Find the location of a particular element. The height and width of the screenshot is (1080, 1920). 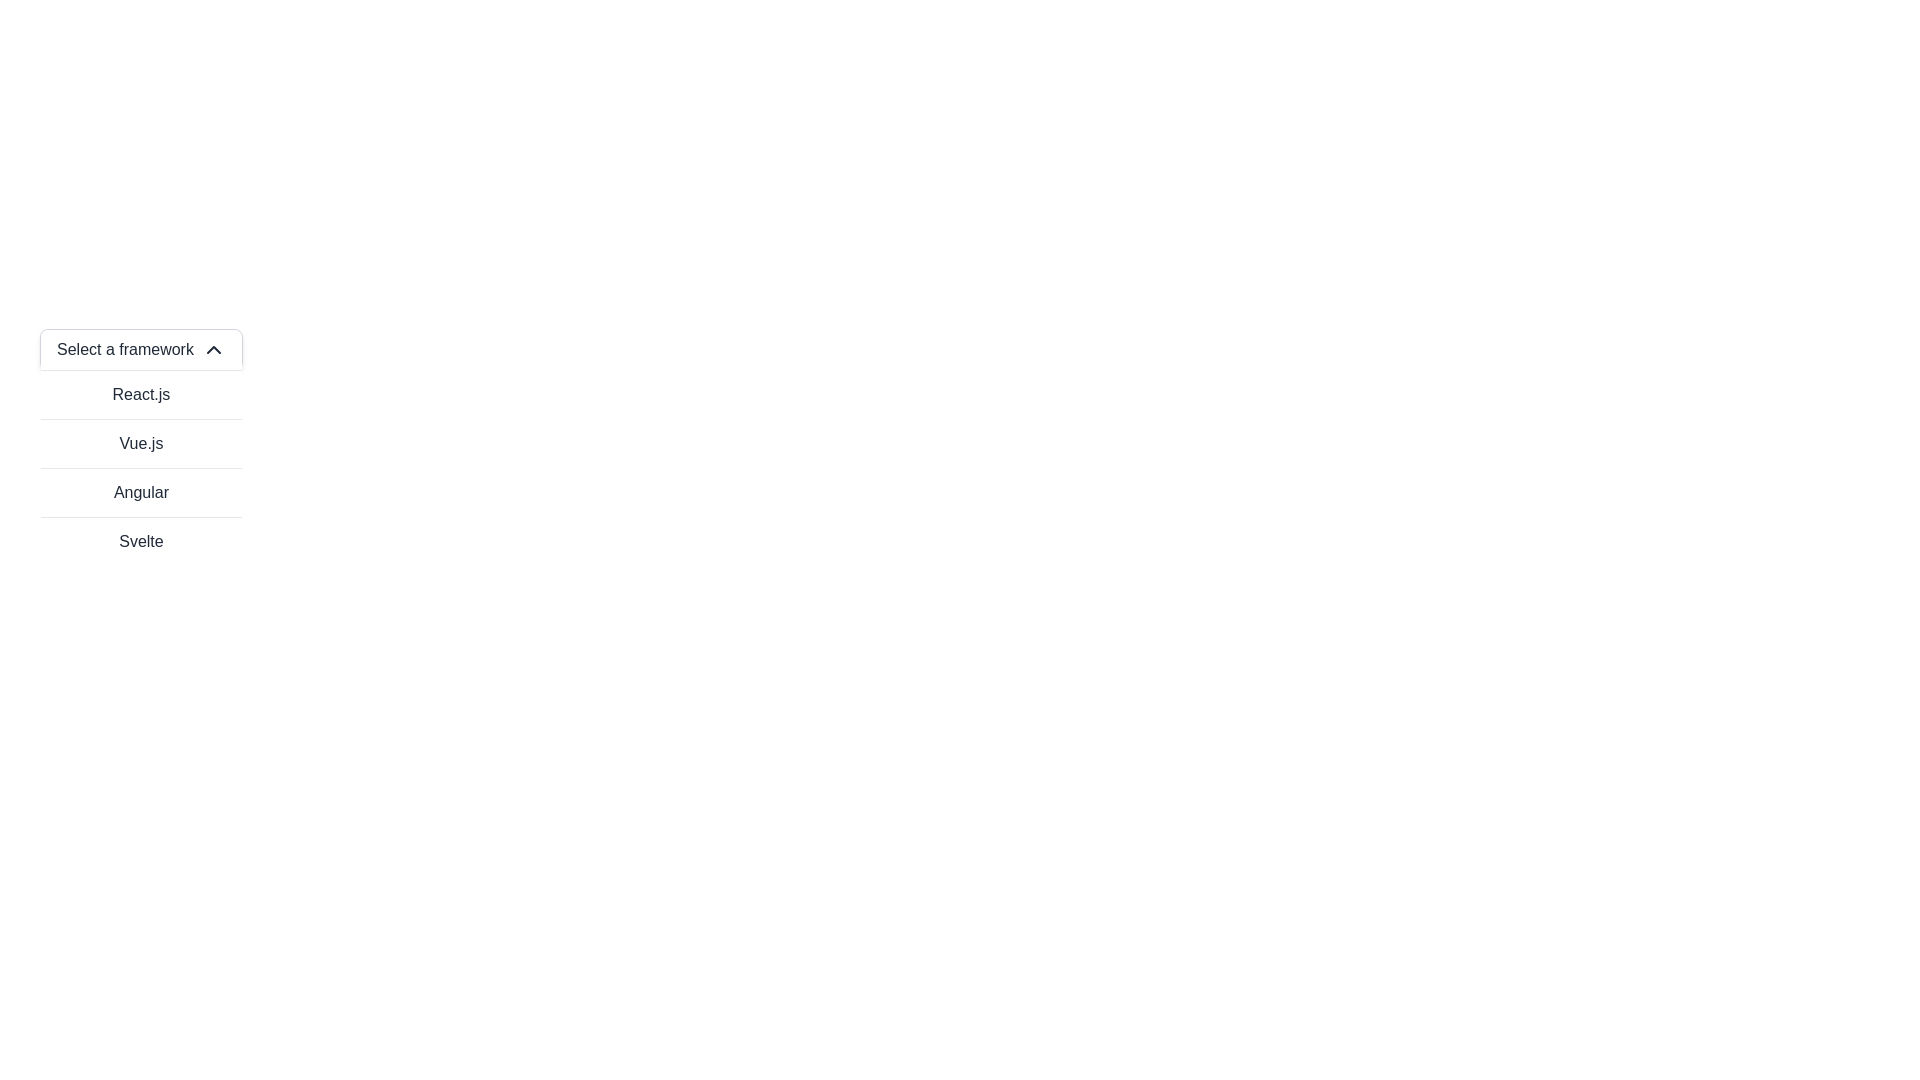

the dropdown menu trigger located at the top of the dropdown interface is located at coordinates (140, 349).